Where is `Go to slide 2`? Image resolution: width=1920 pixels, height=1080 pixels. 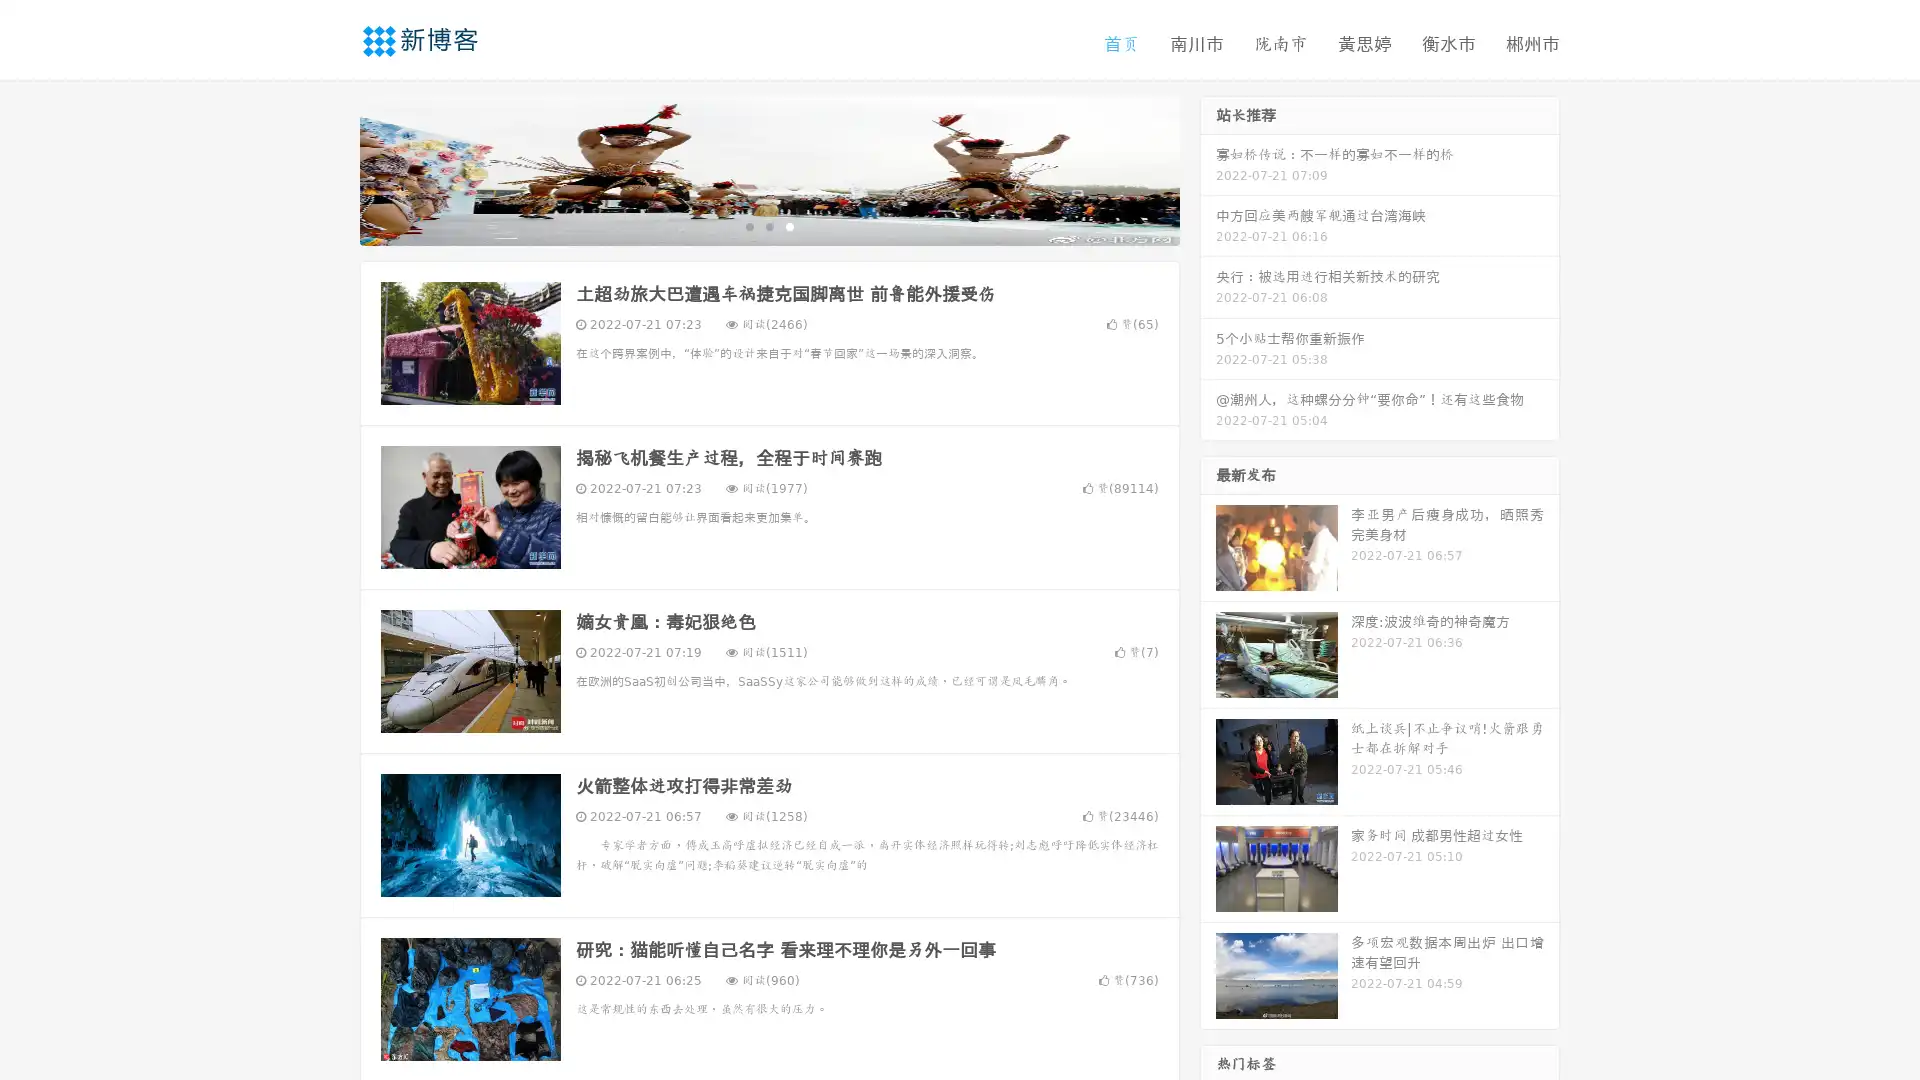
Go to slide 2 is located at coordinates (768, 225).